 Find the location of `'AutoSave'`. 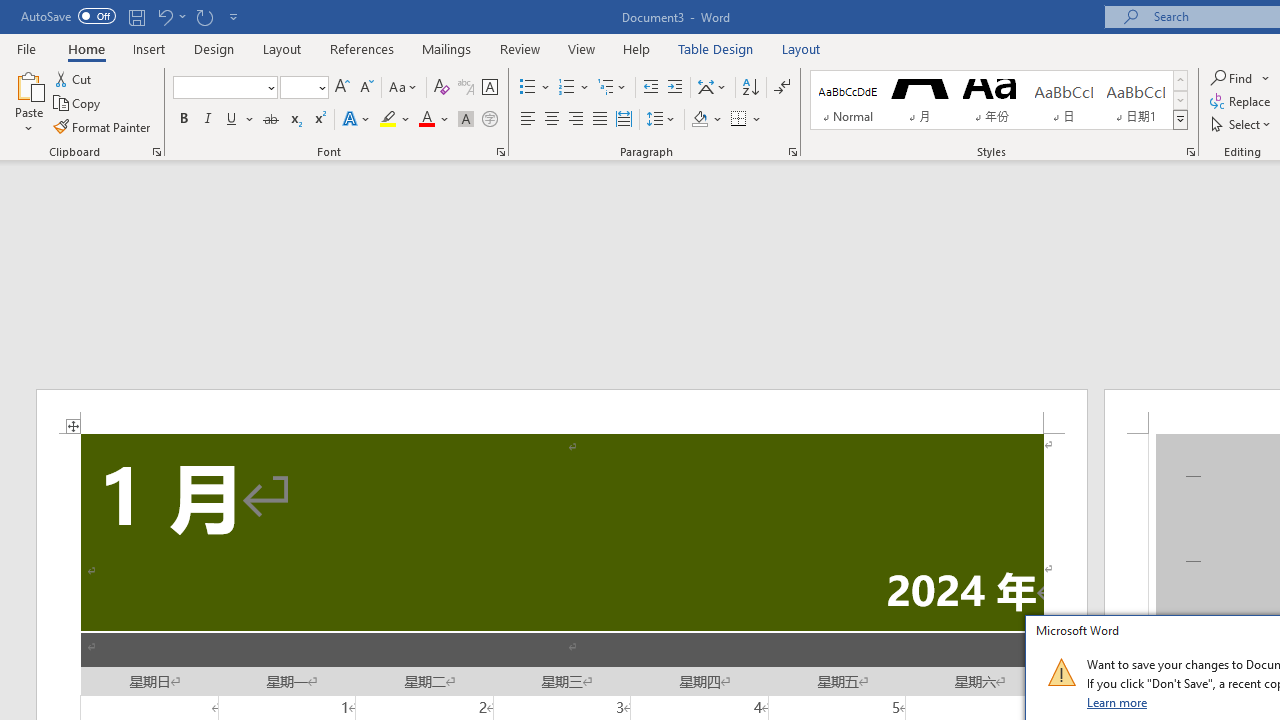

'AutoSave' is located at coordinates (68, 16).